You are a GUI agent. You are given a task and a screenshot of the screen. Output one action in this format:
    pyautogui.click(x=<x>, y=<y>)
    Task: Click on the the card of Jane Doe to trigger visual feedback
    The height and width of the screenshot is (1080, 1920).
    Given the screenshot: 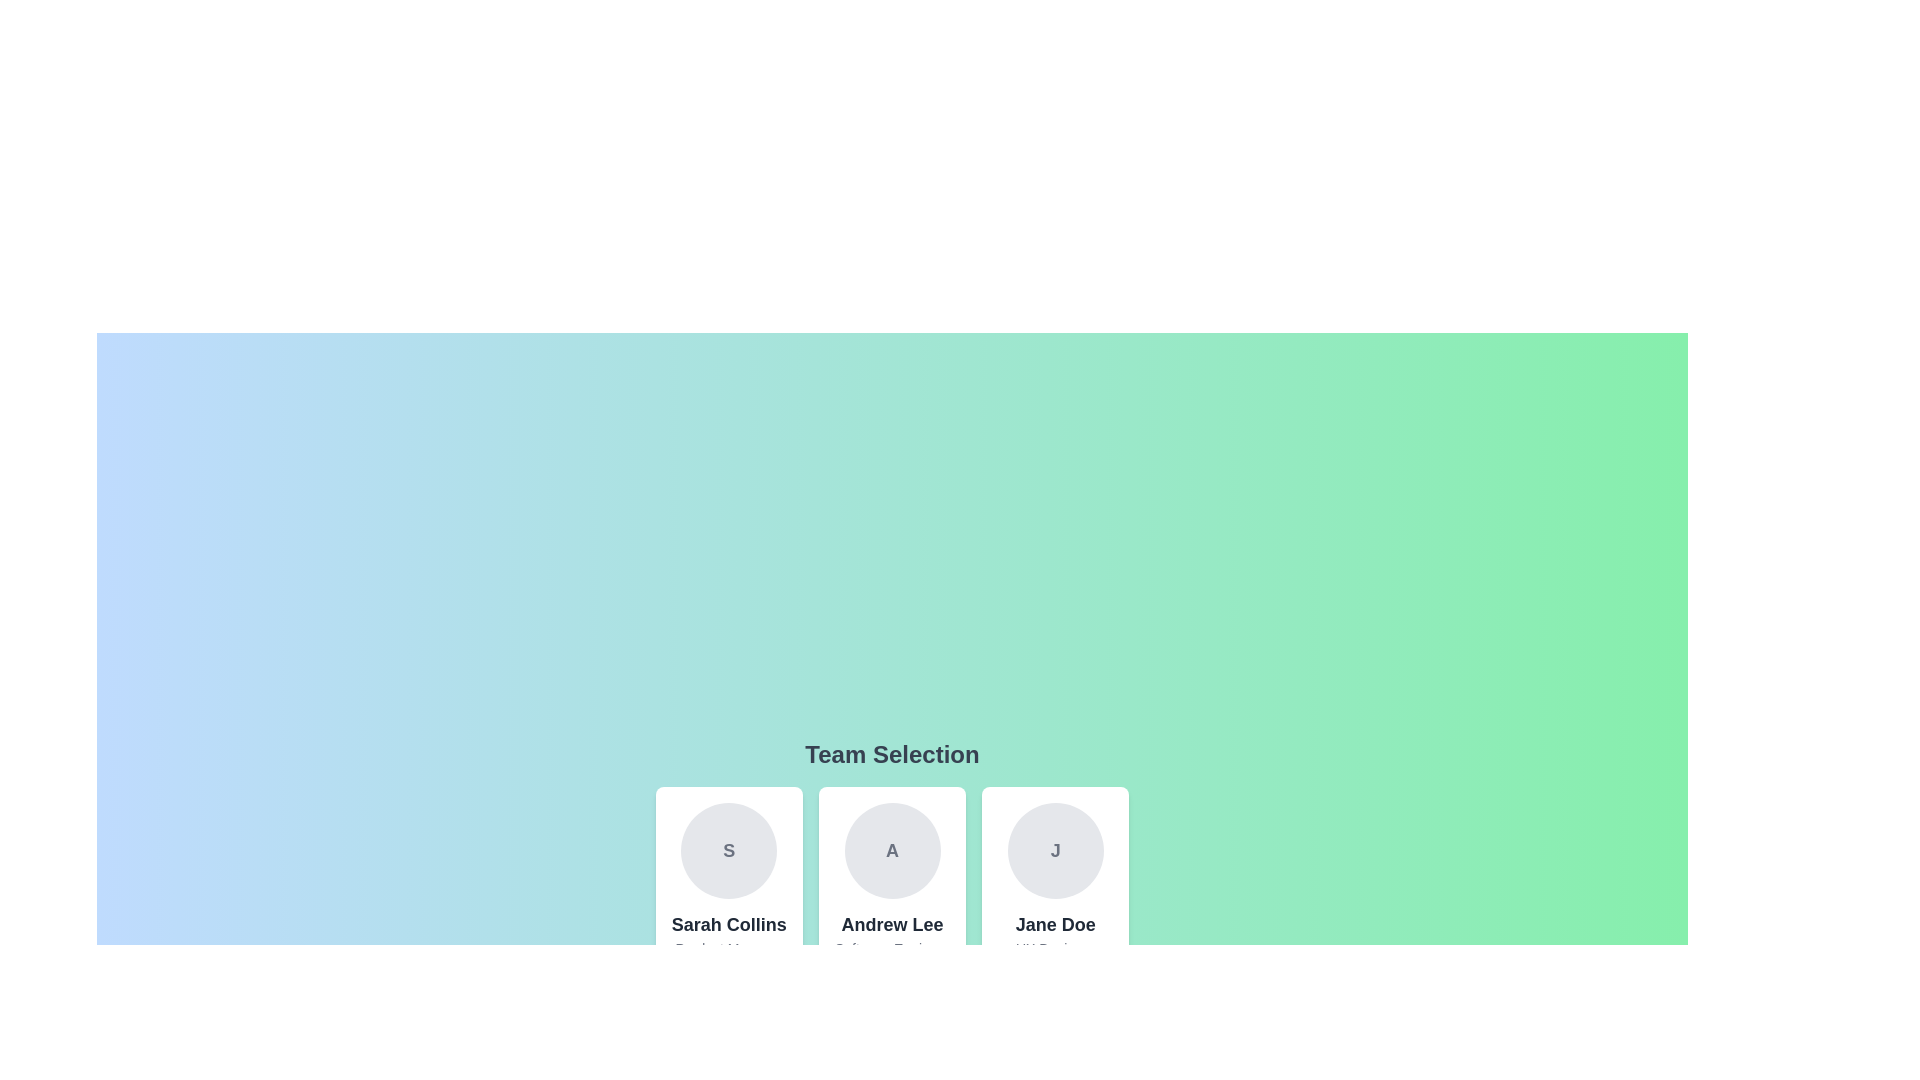 What is the action you would take?
    pyautogui.click(x=1054, y=896)
    